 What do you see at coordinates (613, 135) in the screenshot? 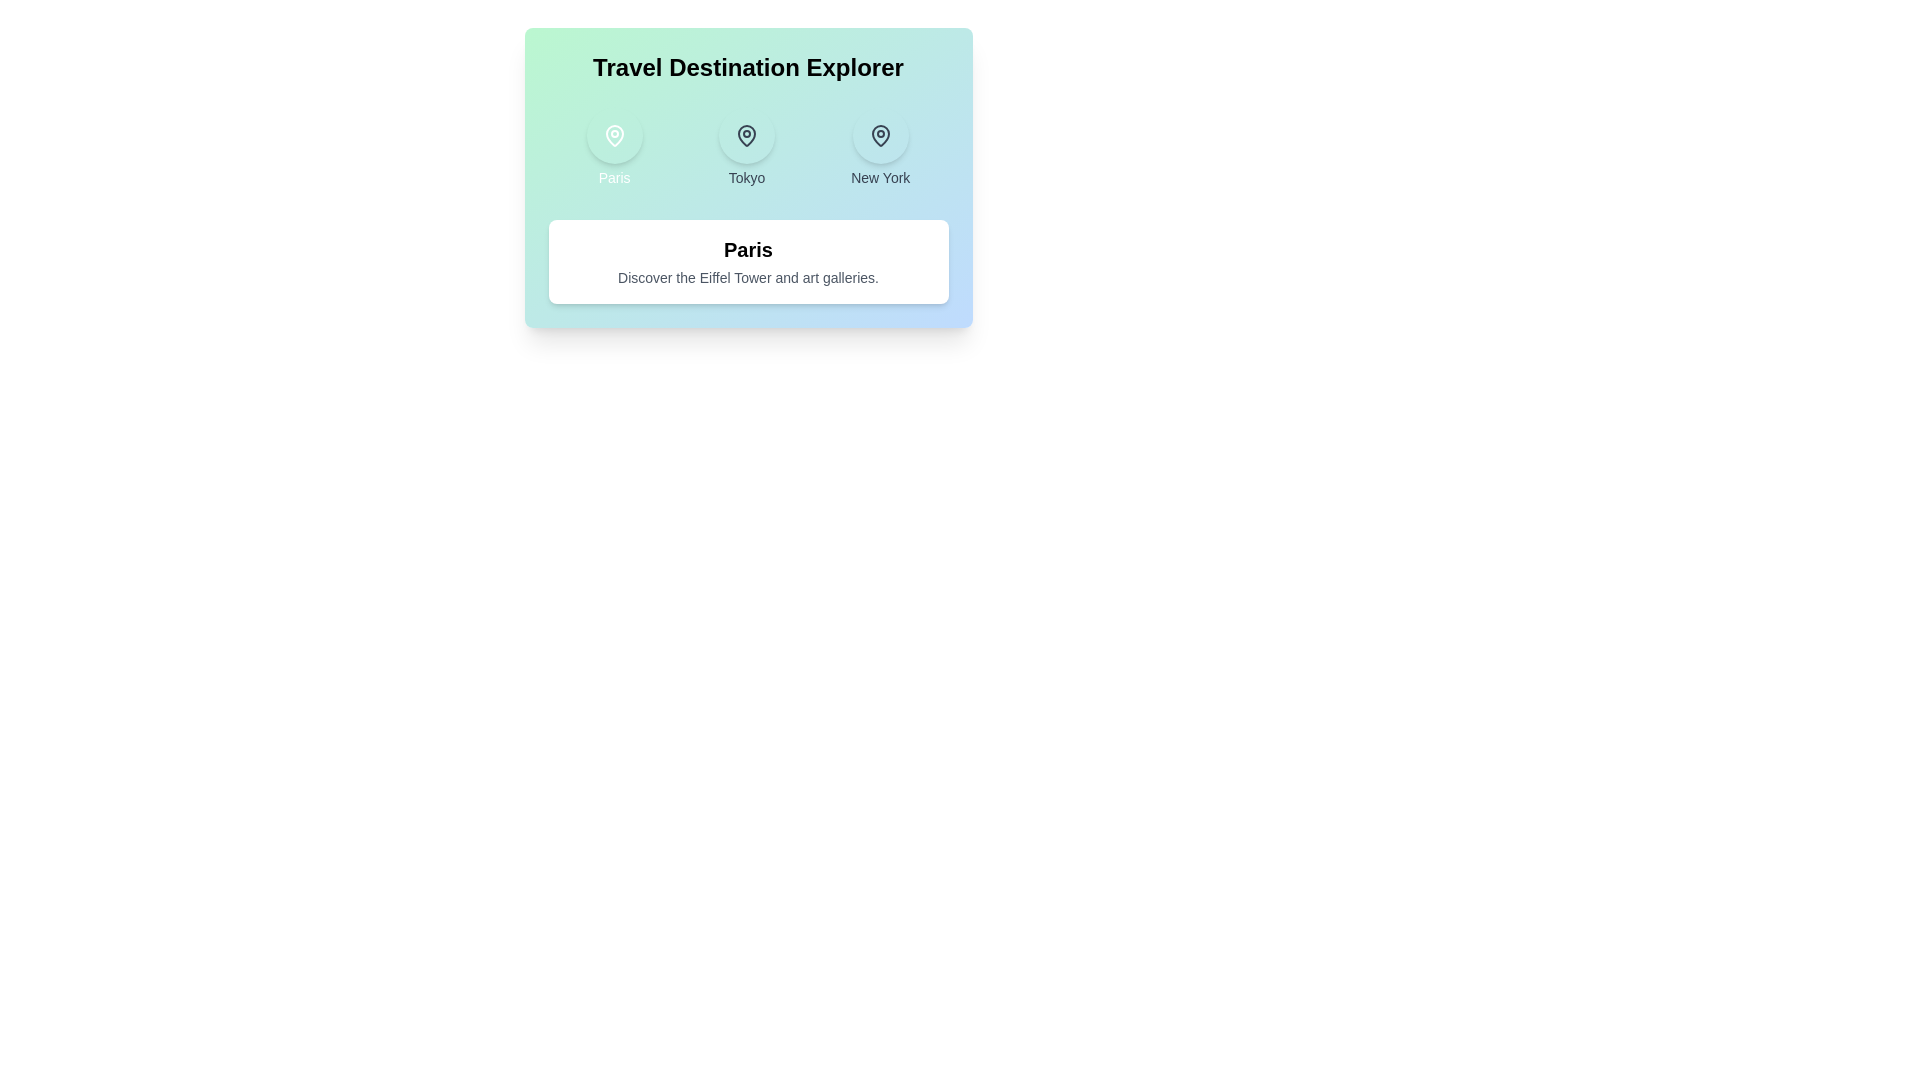
I see `the Icon (Map Pin) representing the destination 'Paris', which is the first button in the row of selectable options at the top-left of the interface` at bounding box center [613, 135].